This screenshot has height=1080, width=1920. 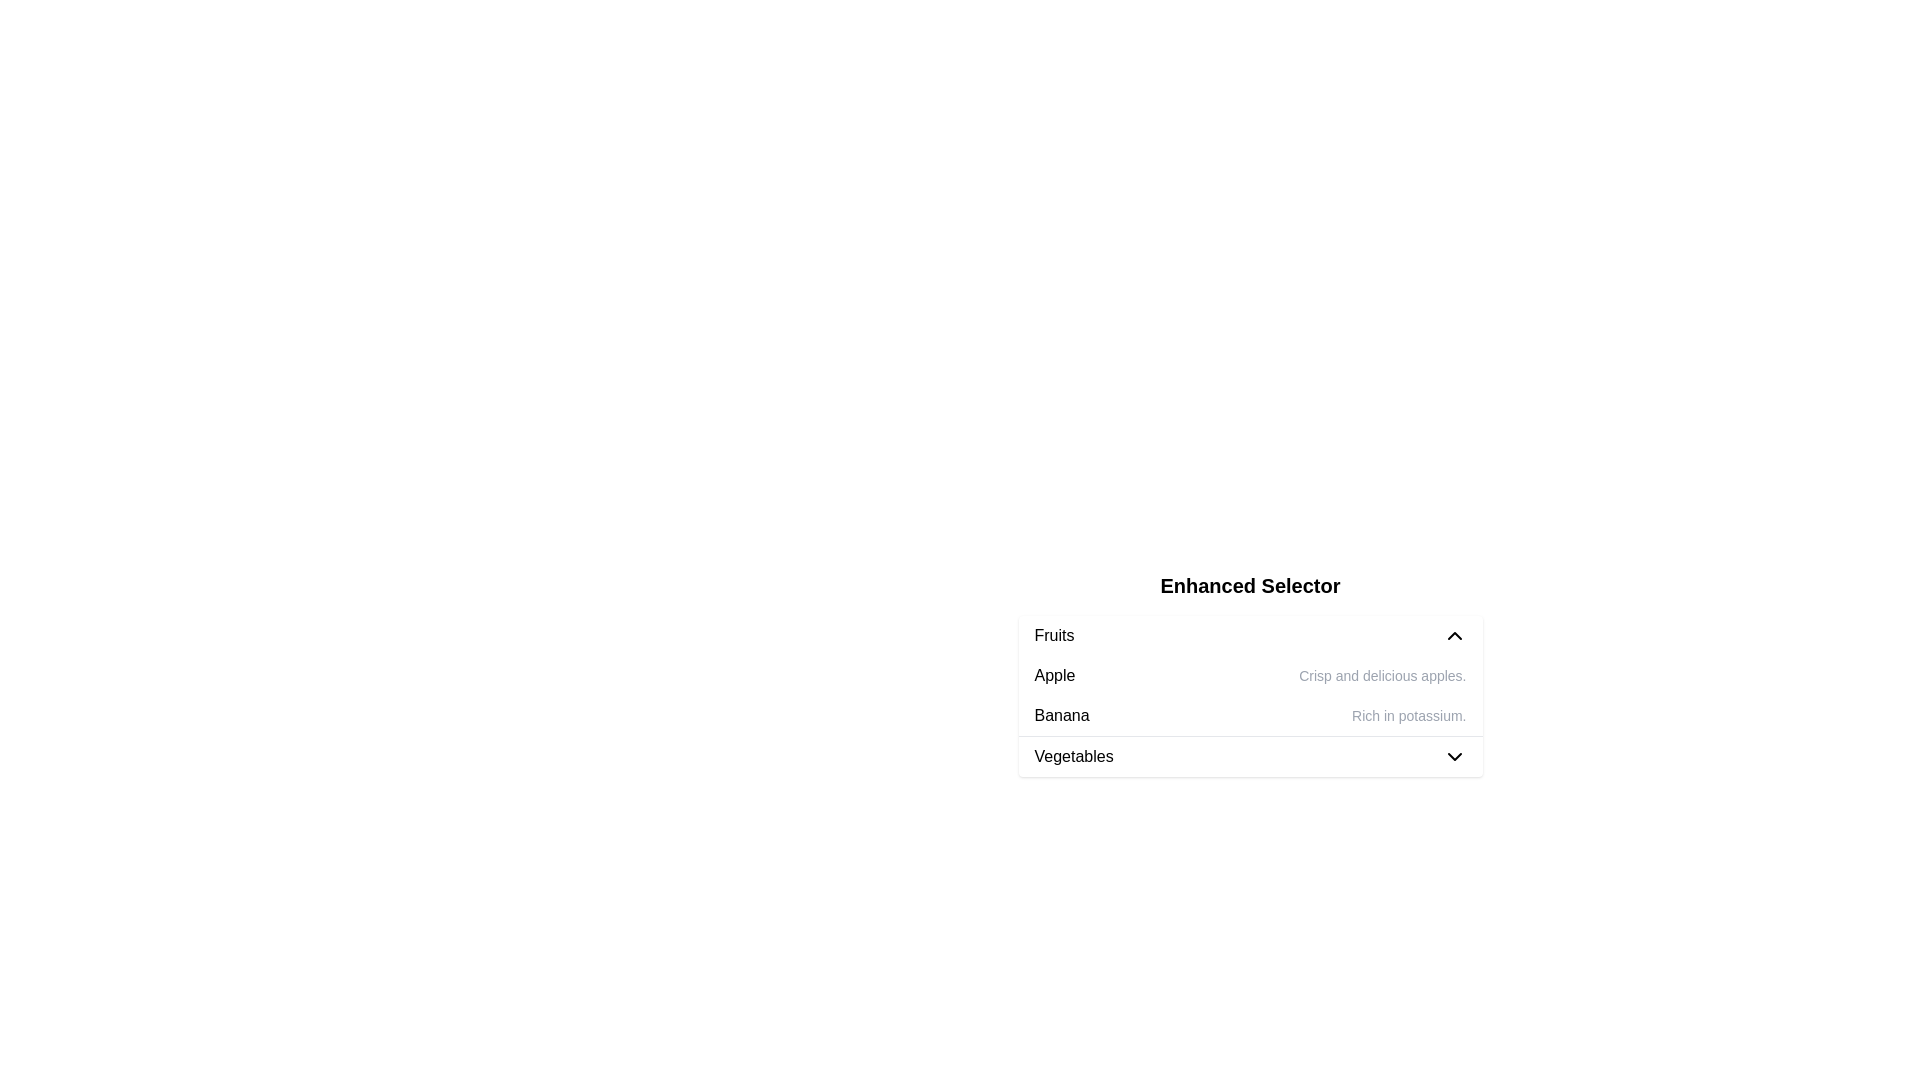 I want to click on the first list item titled 'Apple' with the description 'Crisp and delicious apples', so click(x=1249, y=675).